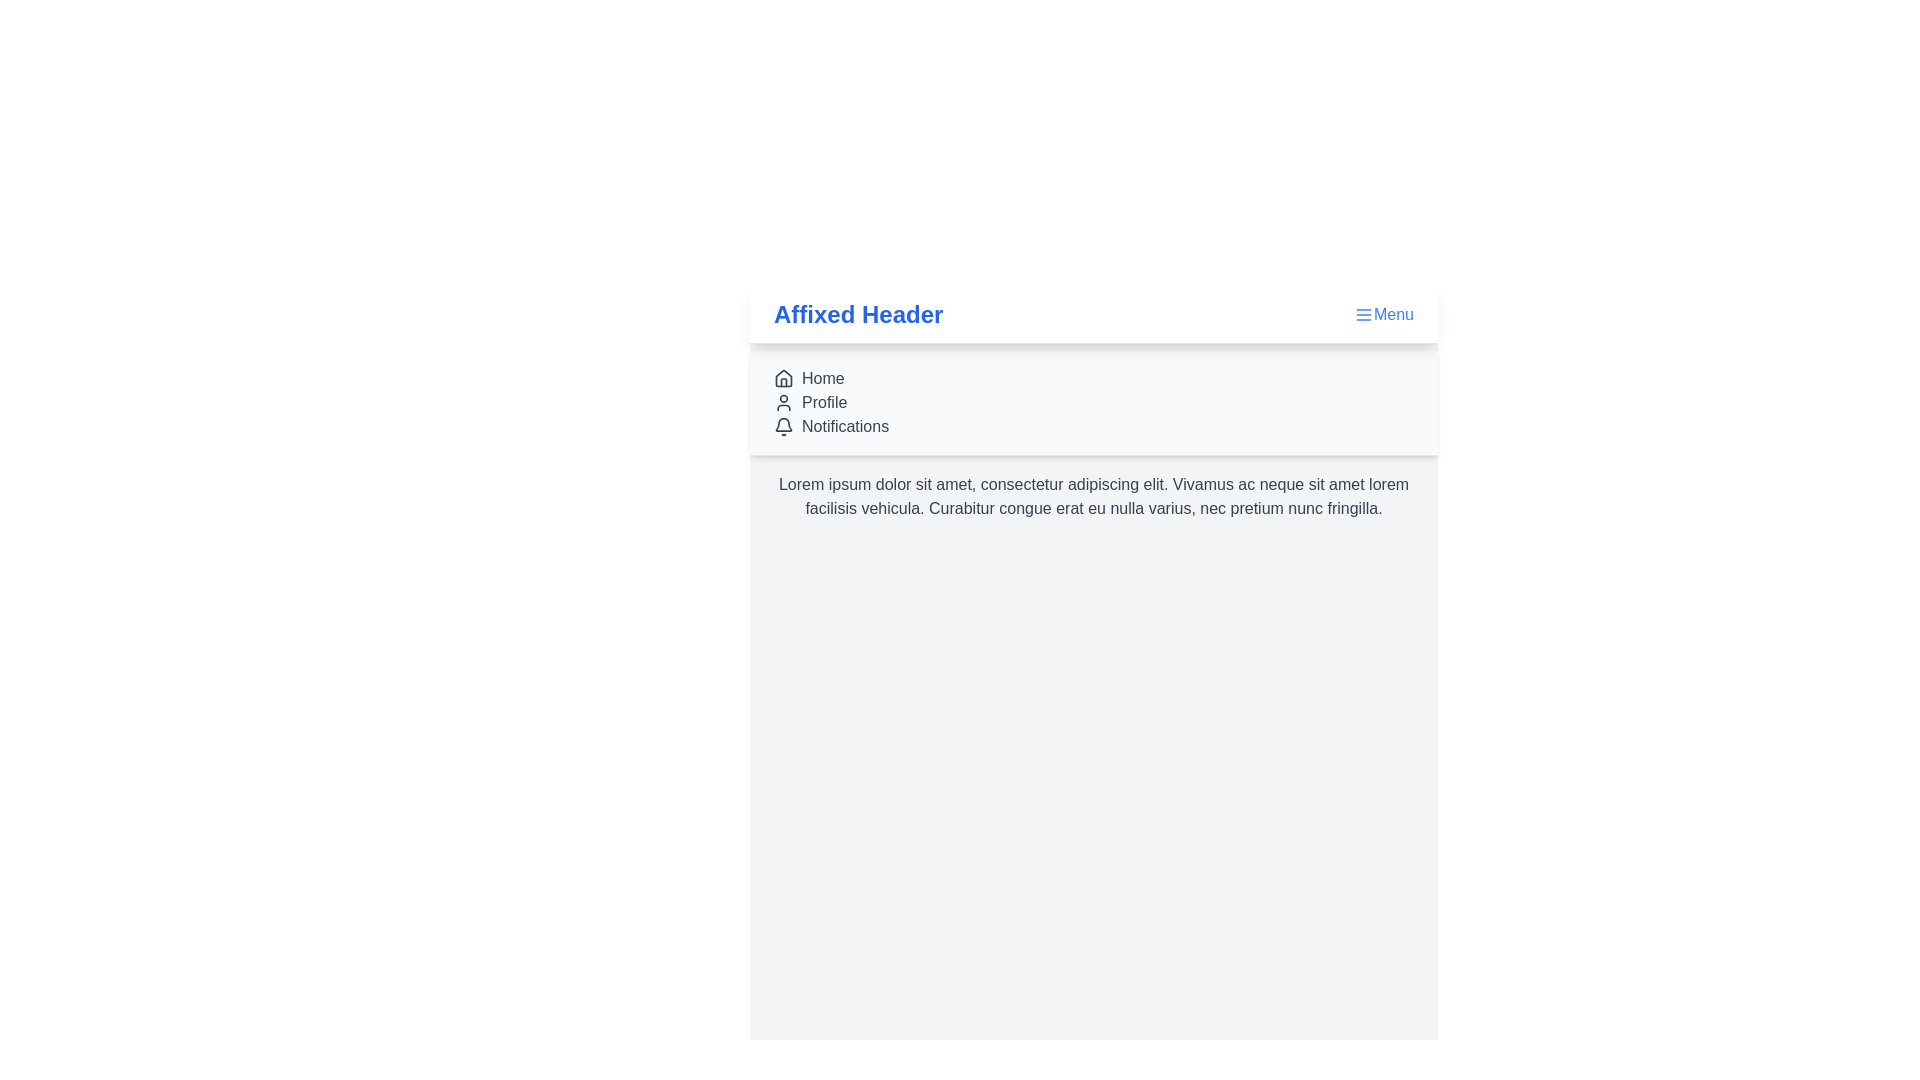 Image resolution: width=1920 pixels, height=1080 pixels. Describe the element at coordinates (782, 426) in the screenshot. I see `the black bell icon representing notifications in the navigation panel located under the 'Notifications' label` at that location.